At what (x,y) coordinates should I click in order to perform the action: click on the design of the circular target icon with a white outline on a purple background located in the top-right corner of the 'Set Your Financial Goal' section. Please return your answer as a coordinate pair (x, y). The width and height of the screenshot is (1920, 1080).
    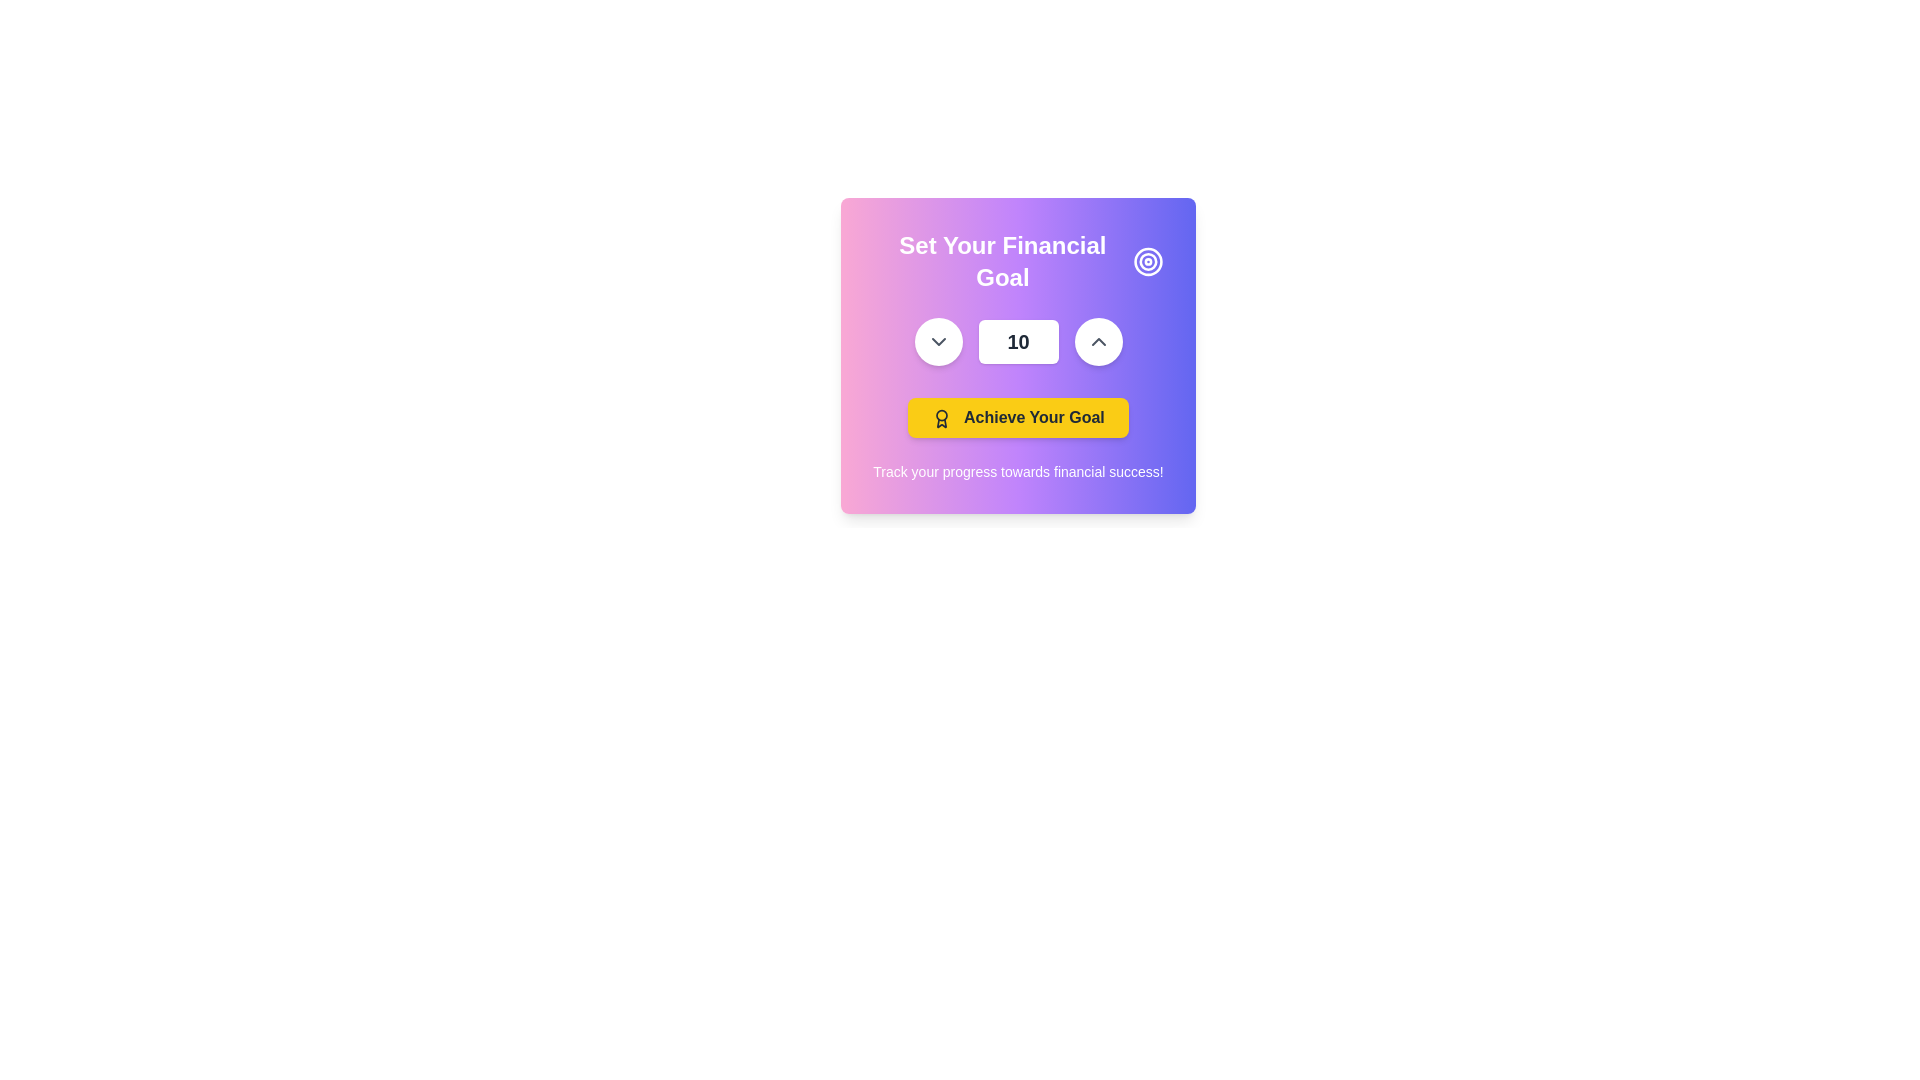
    Looking at the image, I should click on (1148, 261).